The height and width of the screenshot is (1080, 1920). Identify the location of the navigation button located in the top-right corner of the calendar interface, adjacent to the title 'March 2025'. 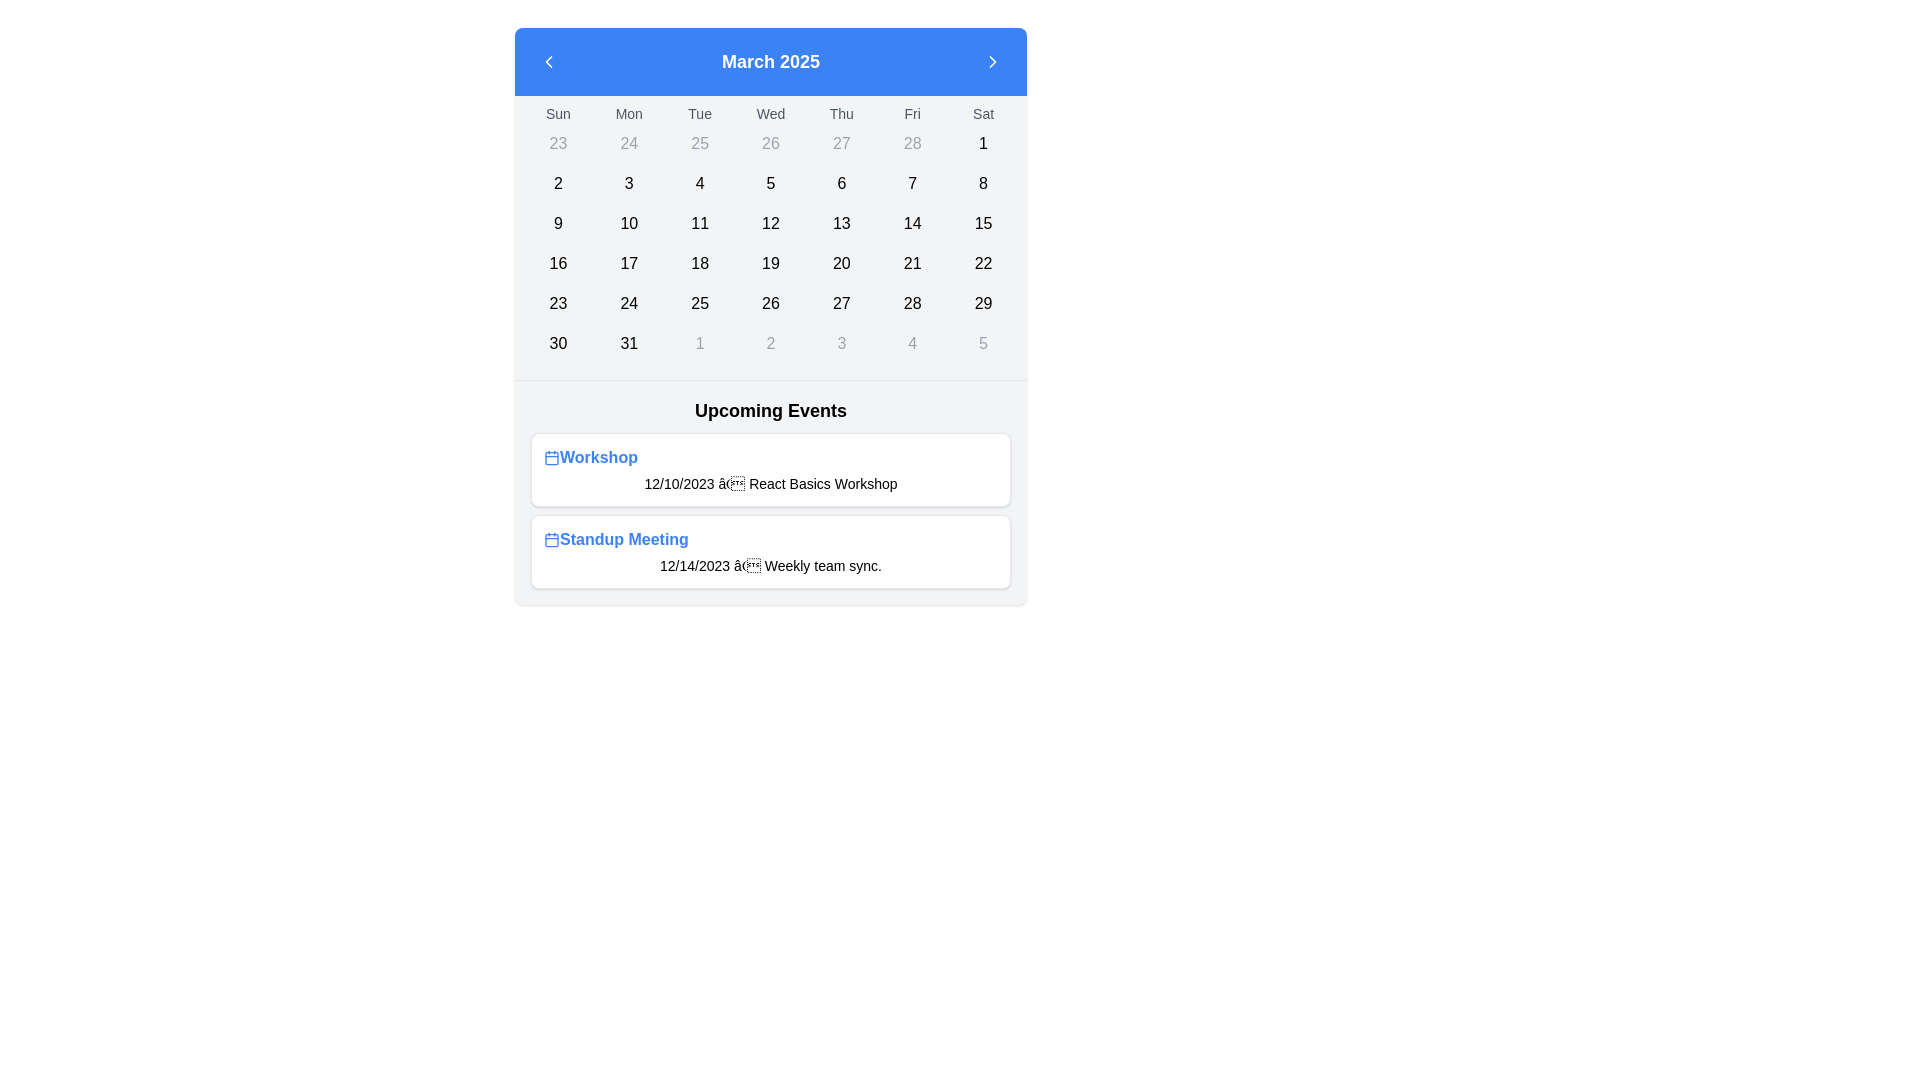
(993, 60).